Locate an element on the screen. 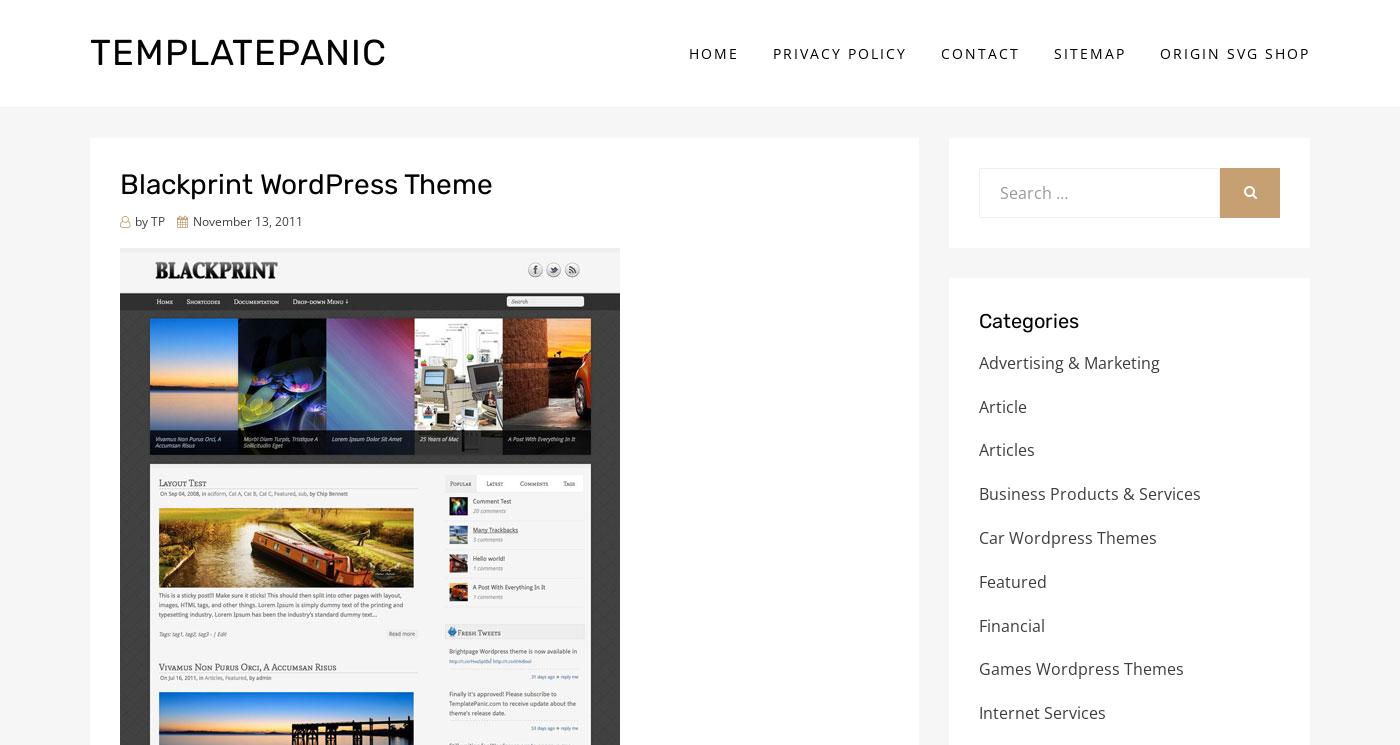  'Home' is located at coordinates (688, 51).